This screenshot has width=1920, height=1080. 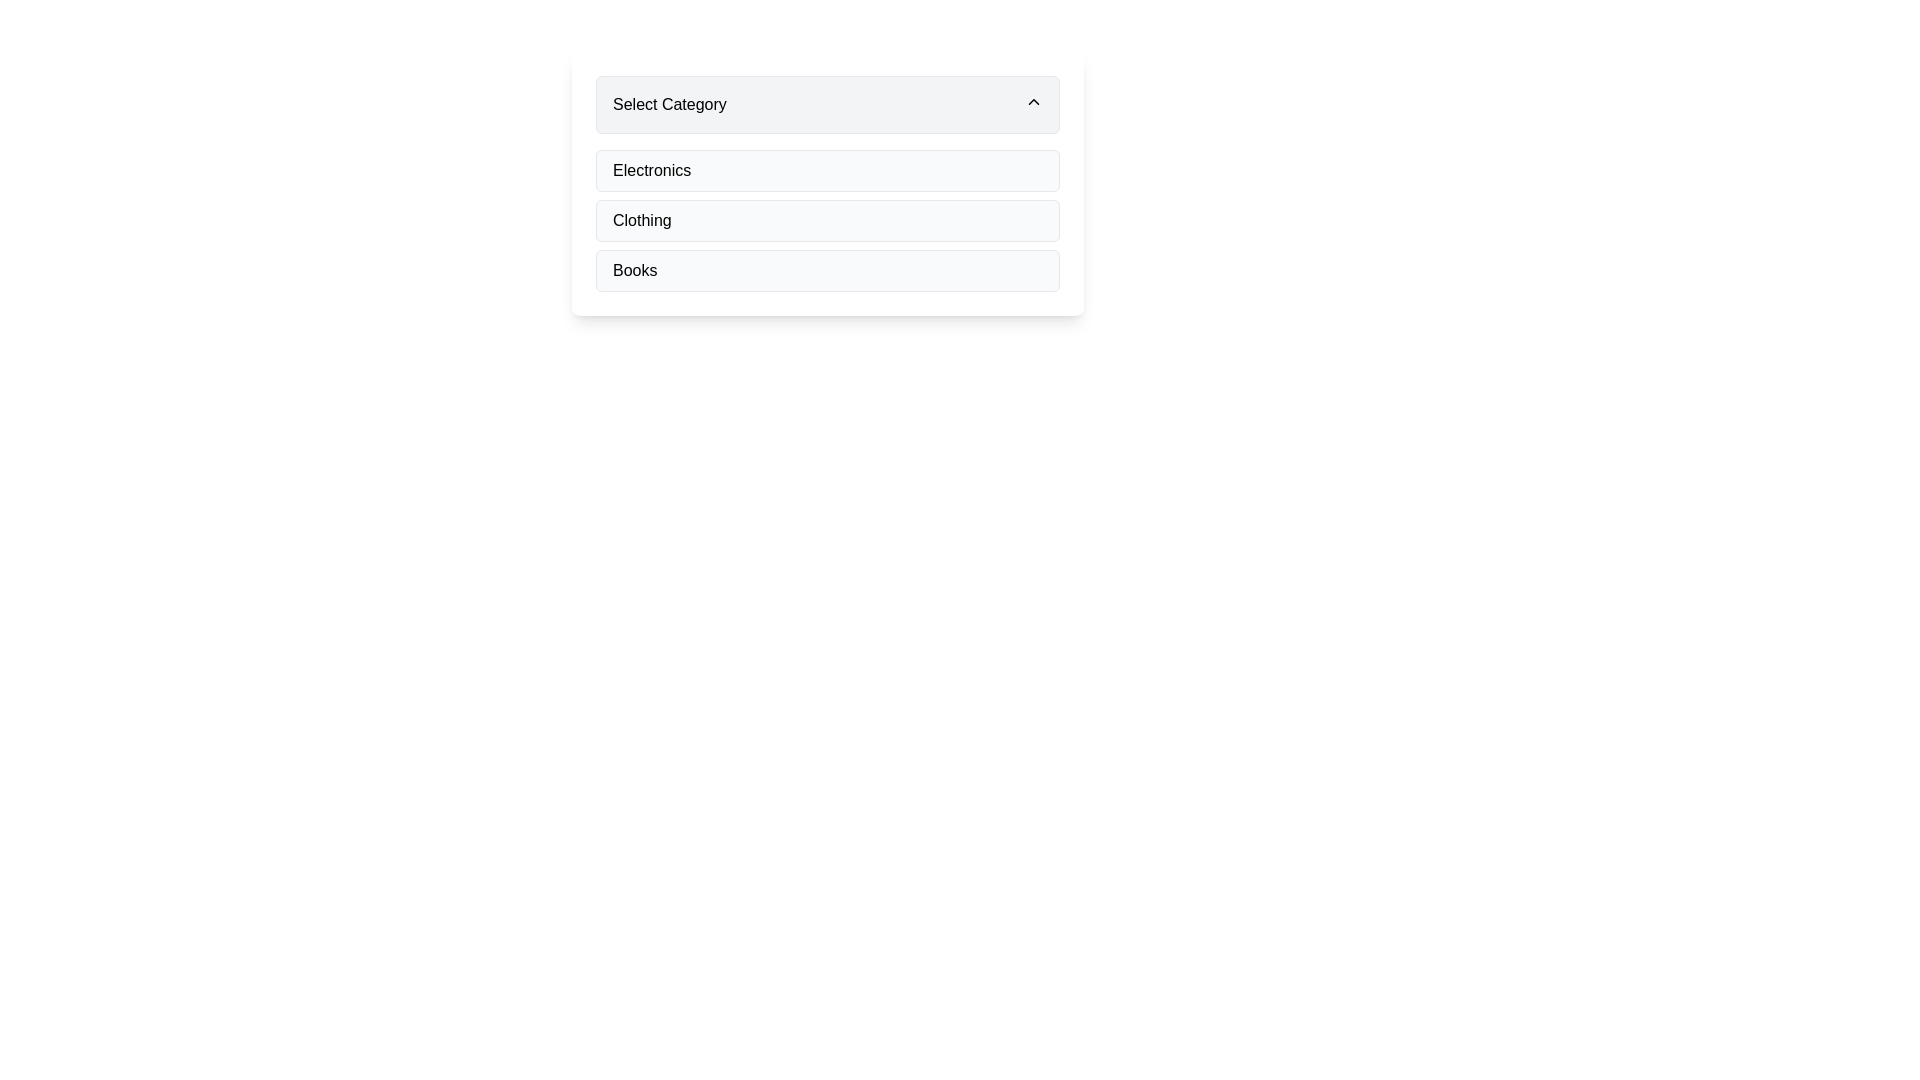 What do you see at coordinates (828, 220) in the screenshot?
I see `the 'Clothing' category selection button, which is the second option in the dropdown menu between 'Electronics' and 'Books'` at bounding box center [828, 220].